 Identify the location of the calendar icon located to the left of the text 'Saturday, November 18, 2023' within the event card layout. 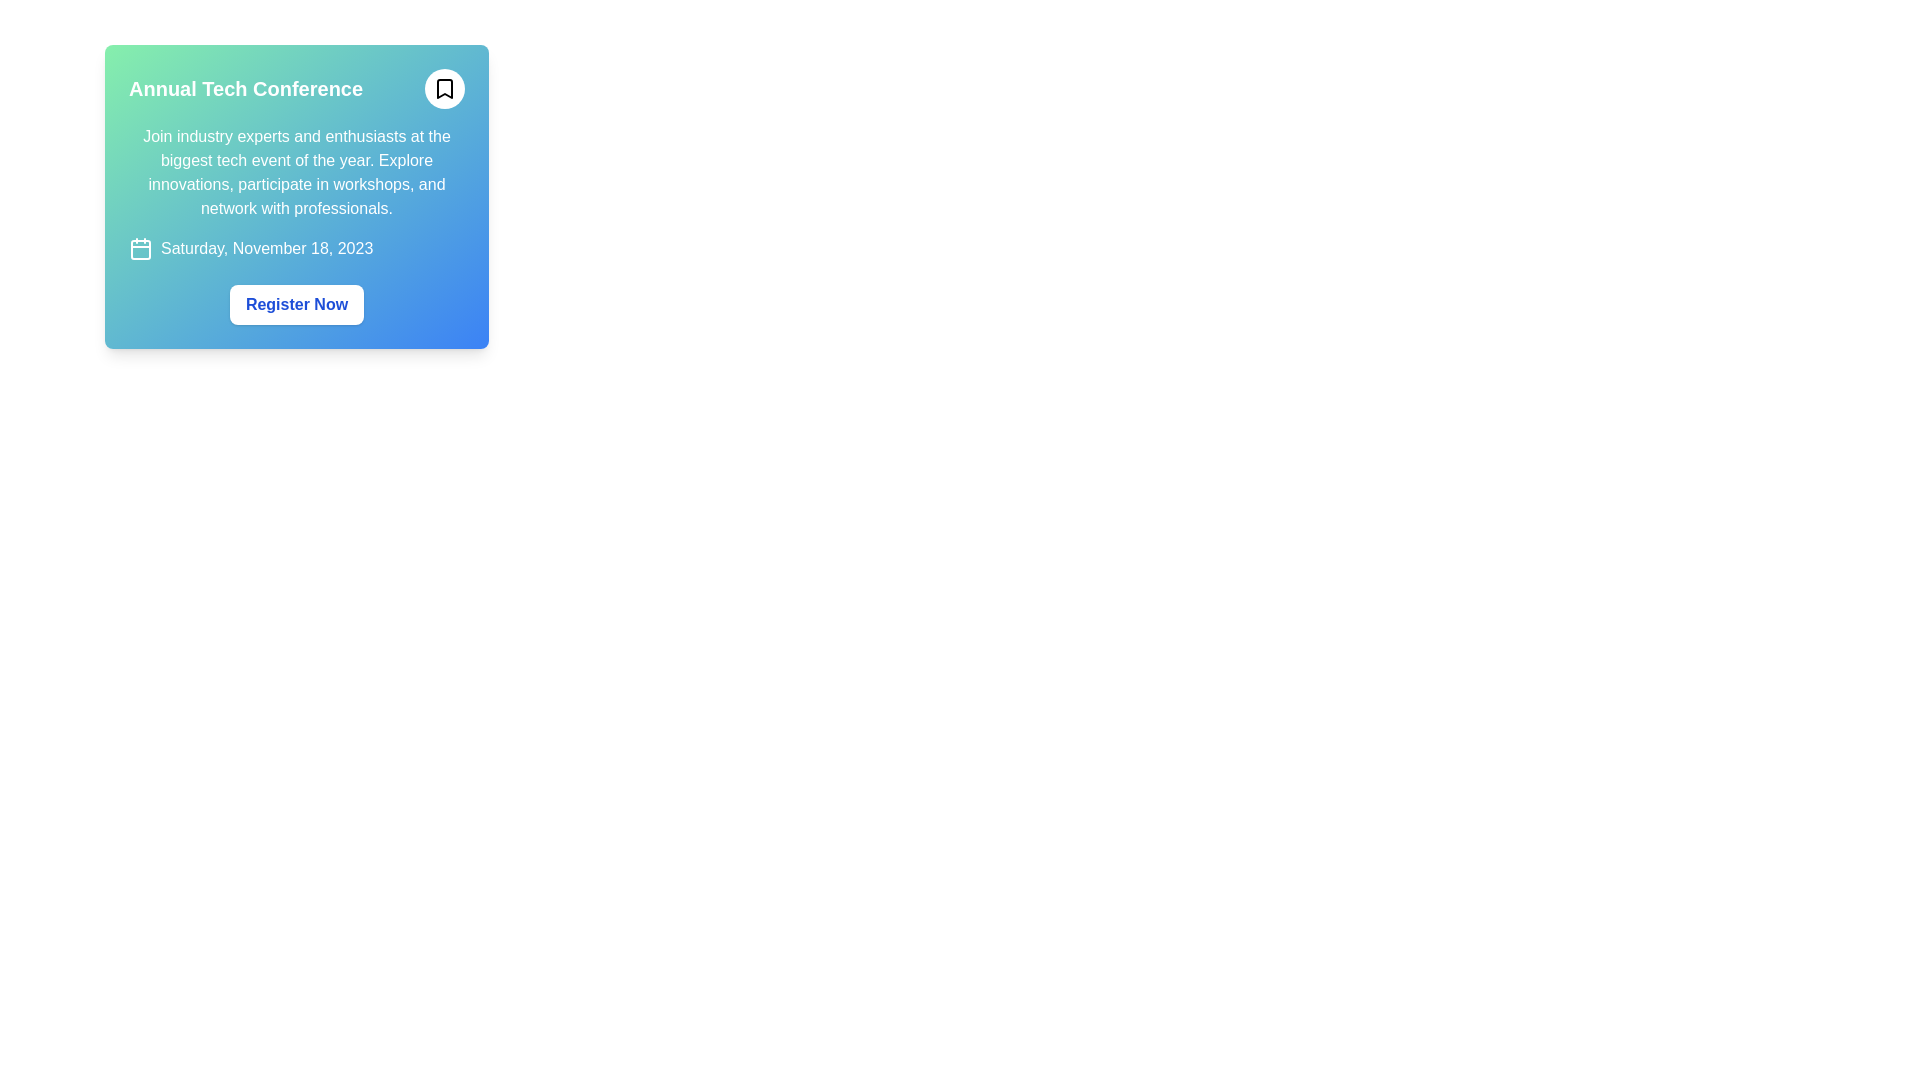
(139, 248).